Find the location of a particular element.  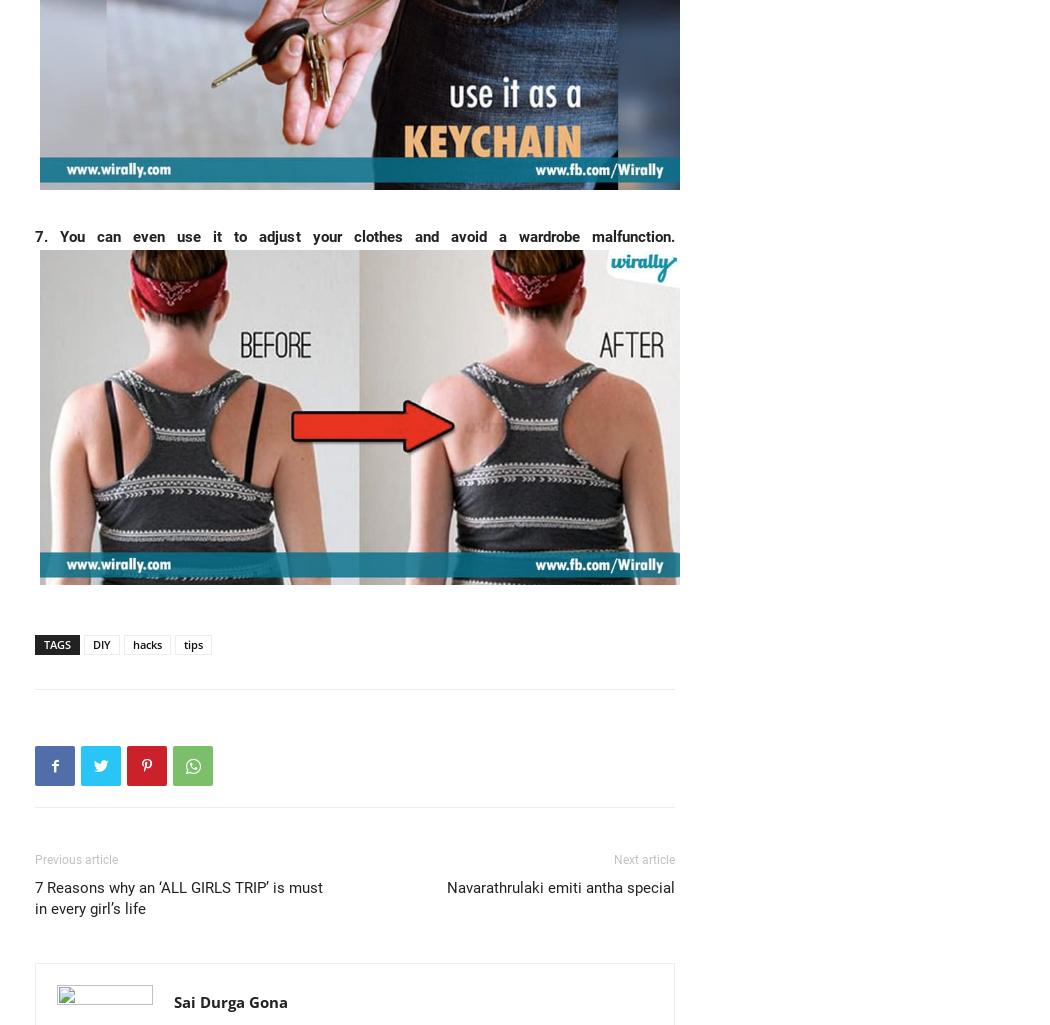

'Navarathrulaki emiti antha special' is located at coordinates (561, 886).